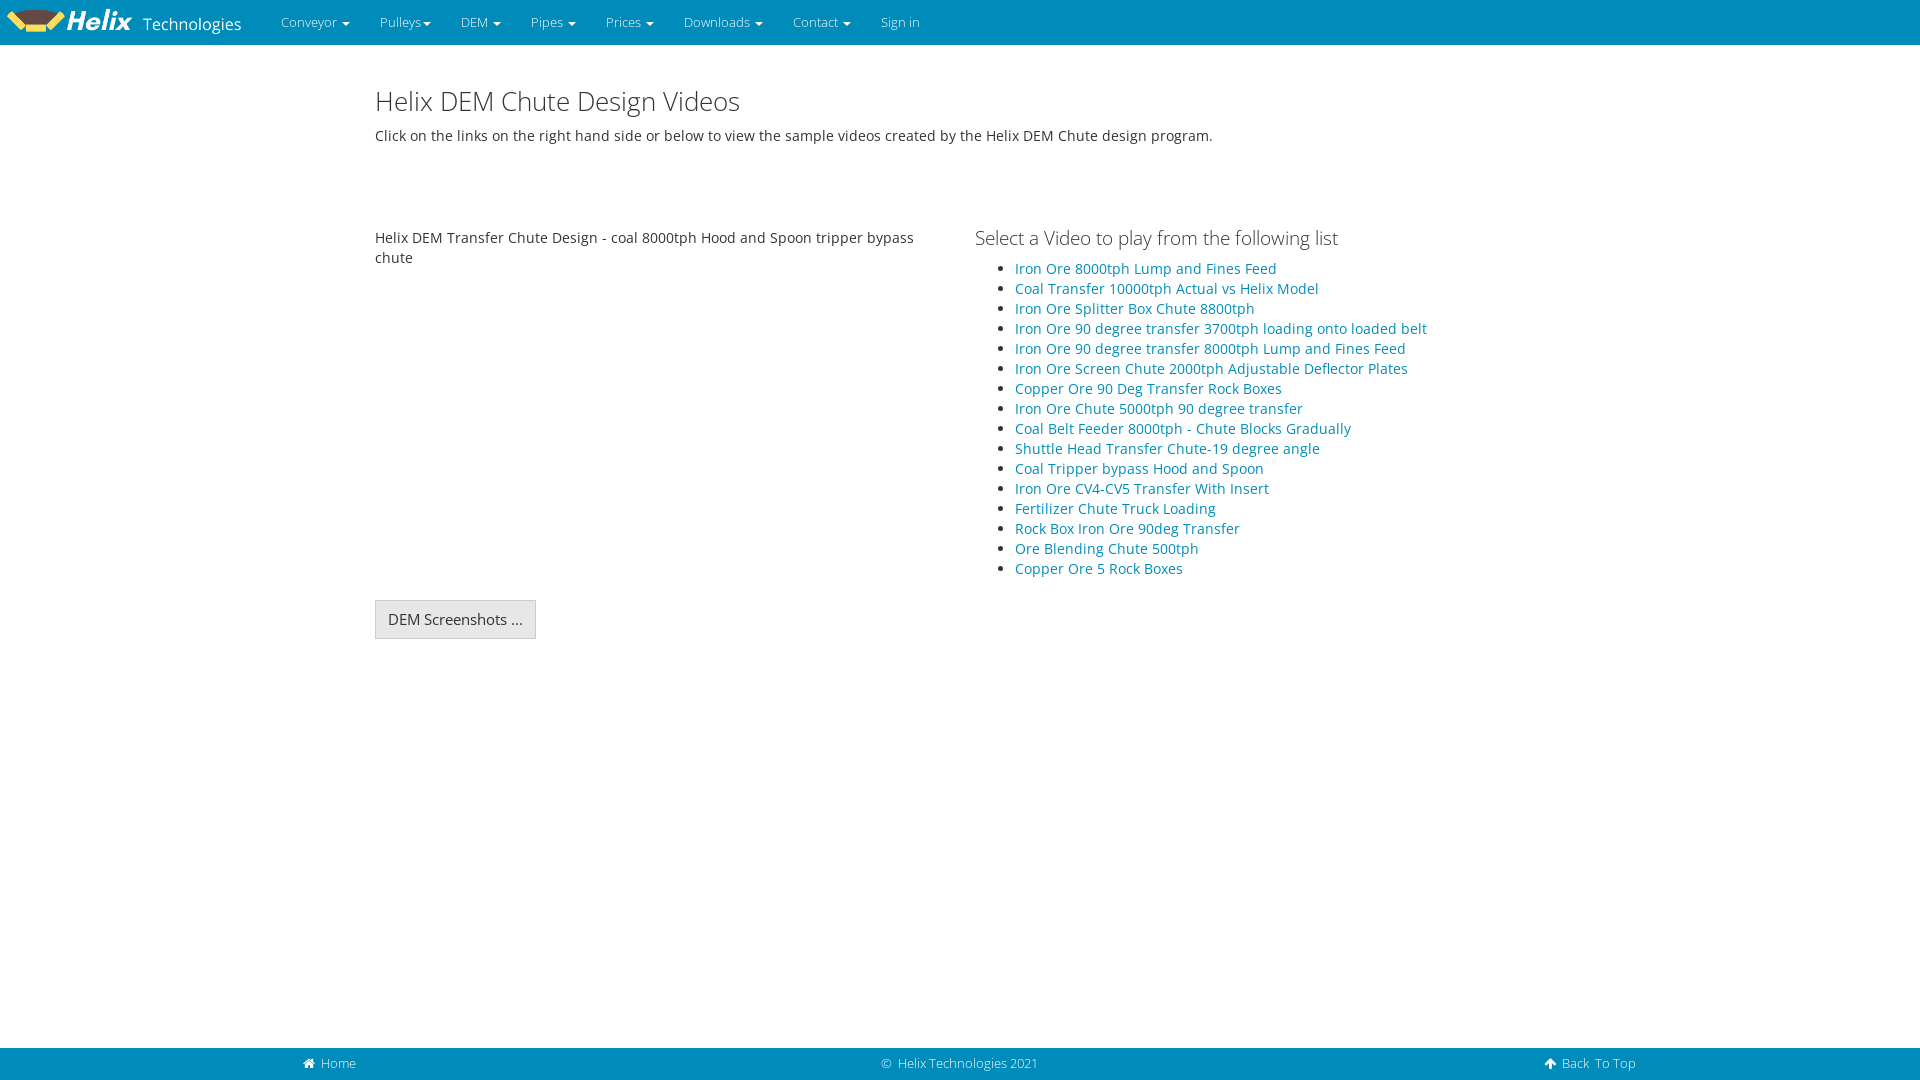 This screenshot has height=1080, width=1920. I want to click on 'Iron Ore CV4-CV5 Transfer With Insert', so click(1142, 488).